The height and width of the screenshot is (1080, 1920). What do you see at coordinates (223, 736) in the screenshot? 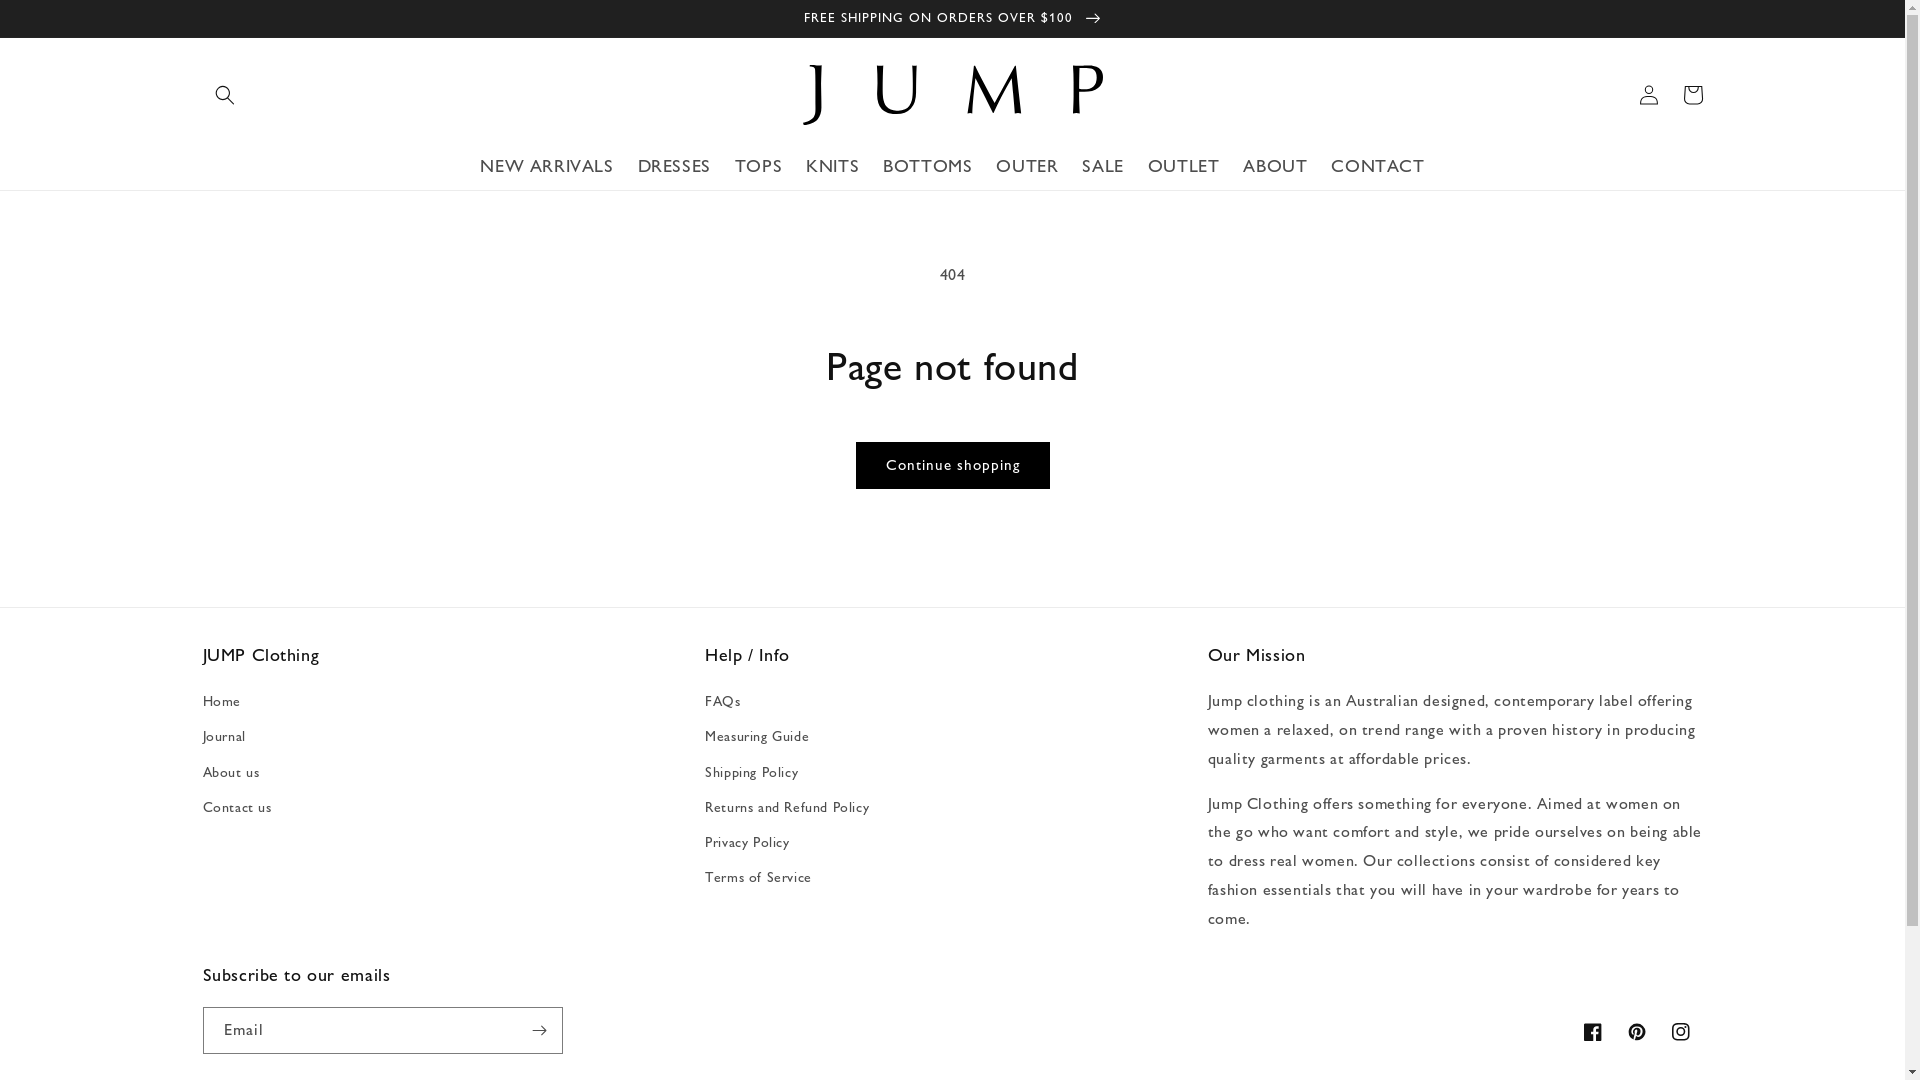
I see `'Journal'` at bounding box center [223, 736].